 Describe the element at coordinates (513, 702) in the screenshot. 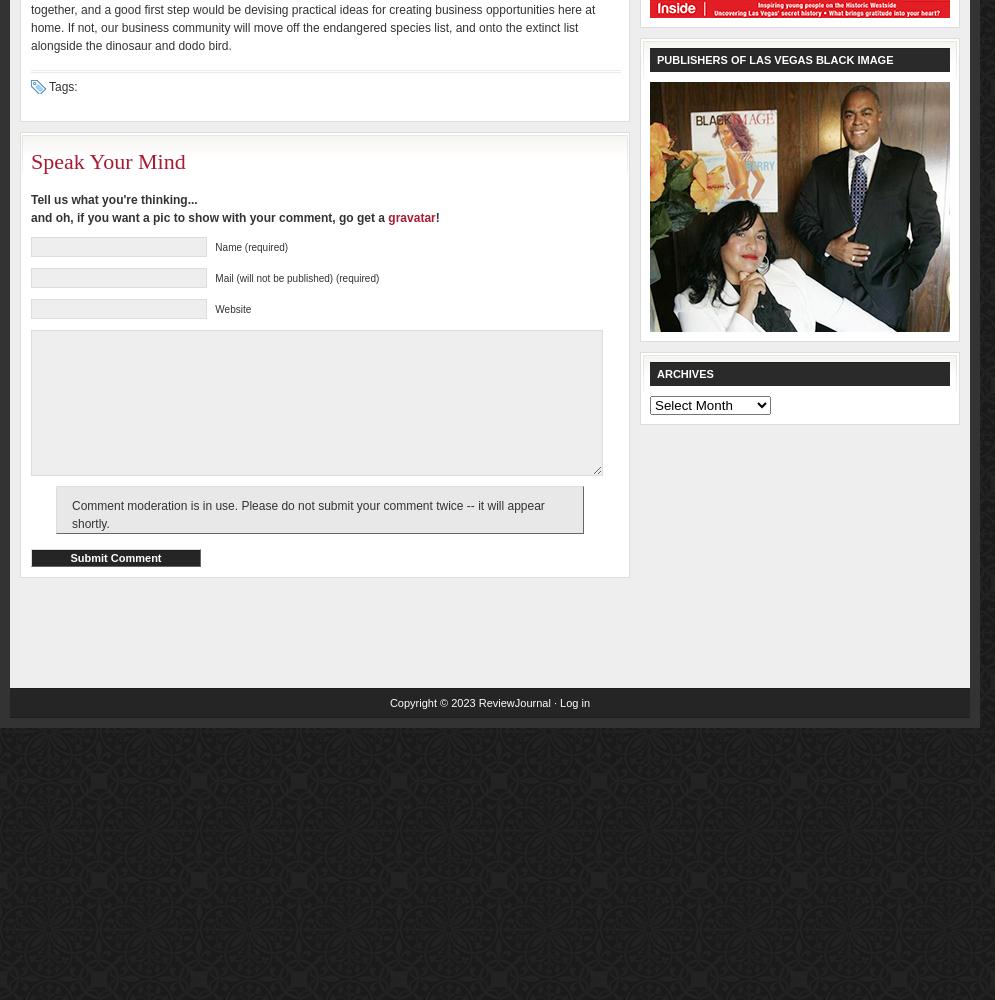

I see `'ReviewJournal'` at that location.